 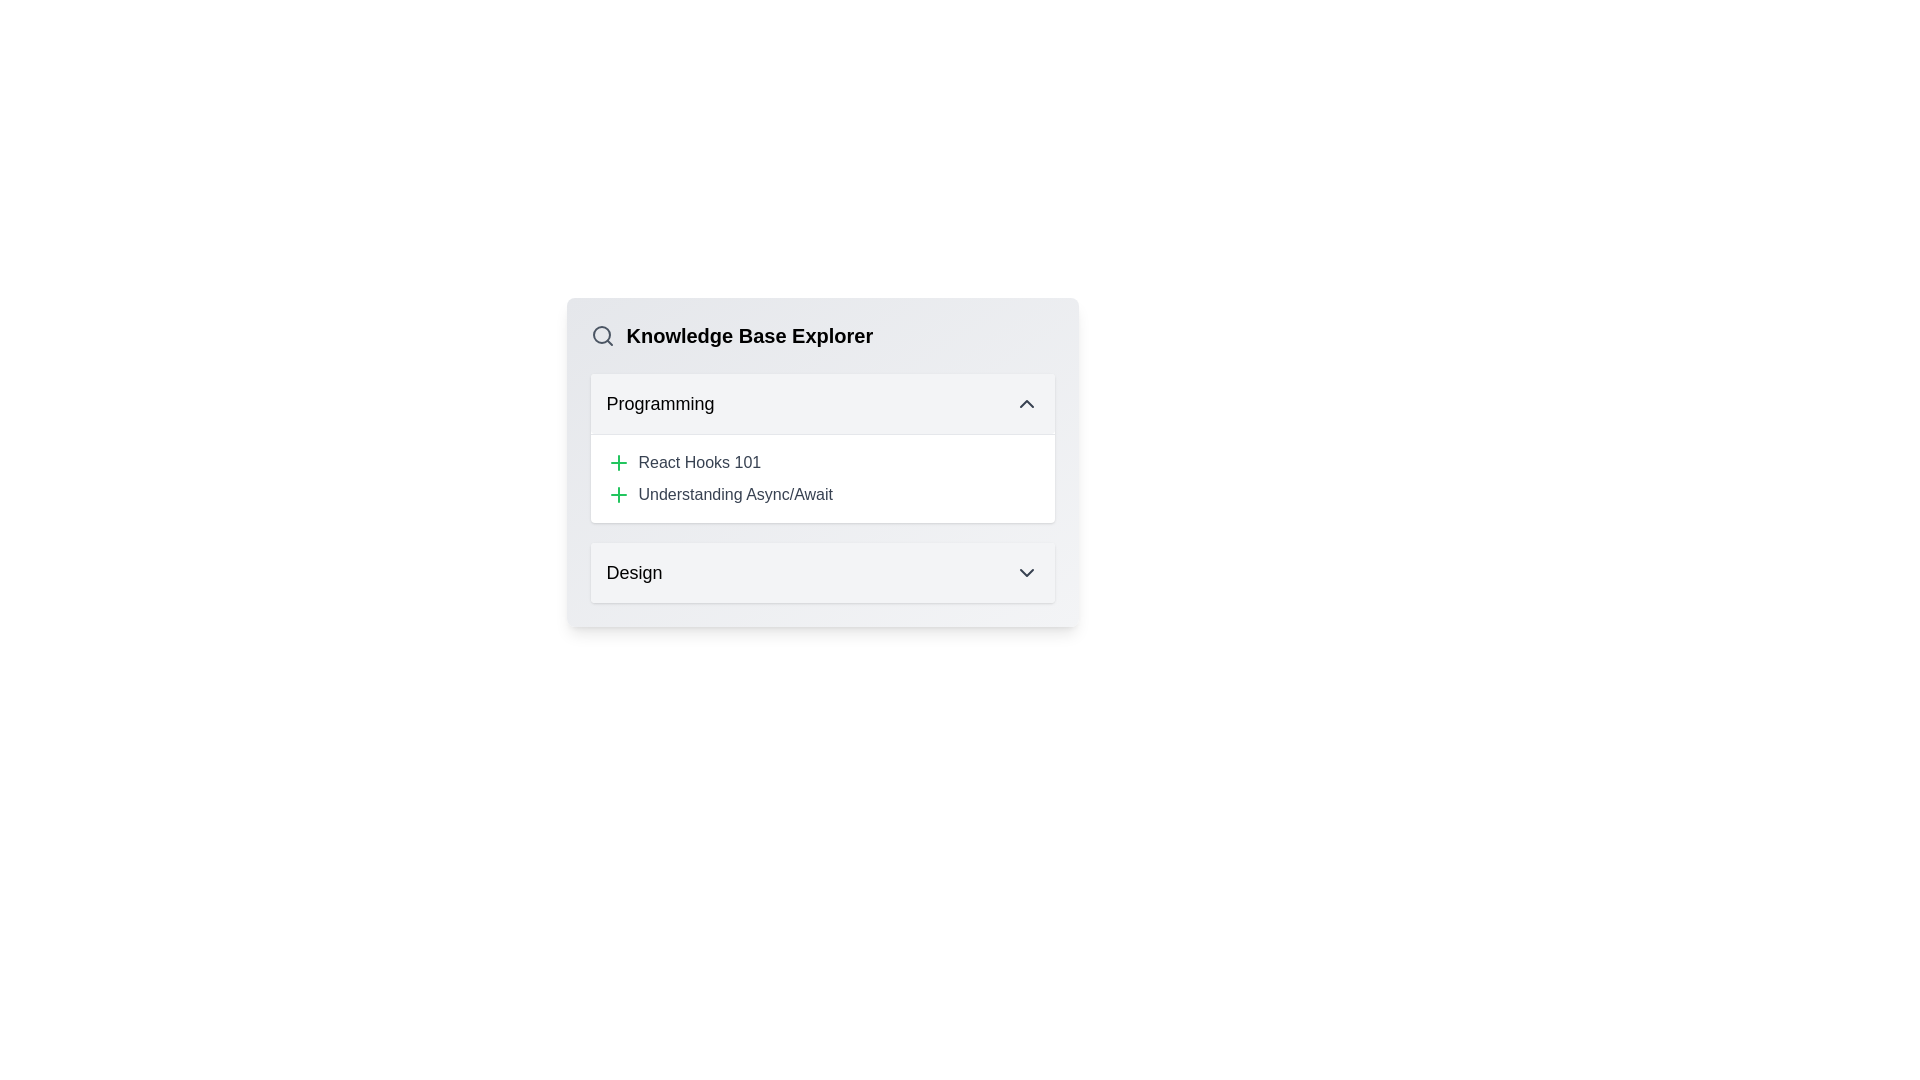 I want to click on the search icon to activate the search functionality, so click(x=601, y=334).